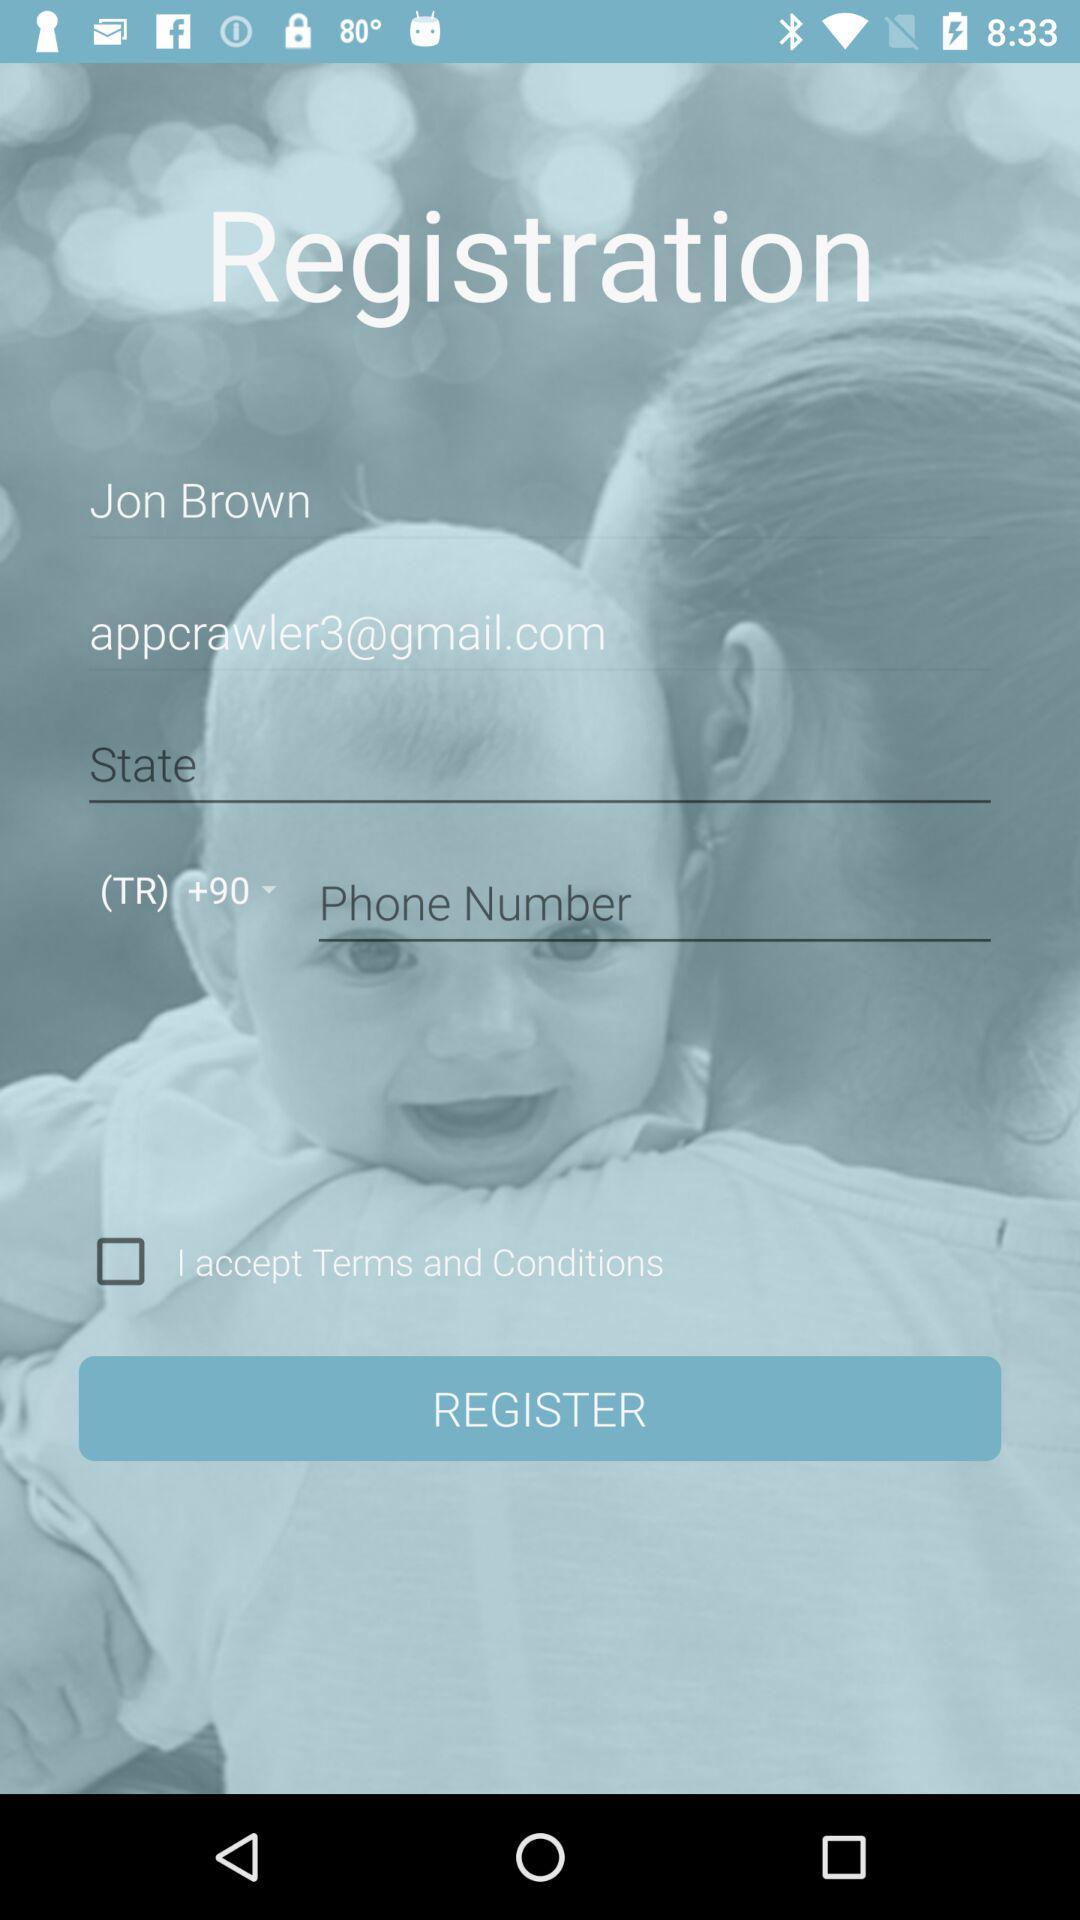 Image resolution: width=1080 pixels, height=1920 pixels. What do you see at coordinates (120, 1260) in the screenshot?
I see `agree to the terms of conditions` at bounding box center [120, 1260].